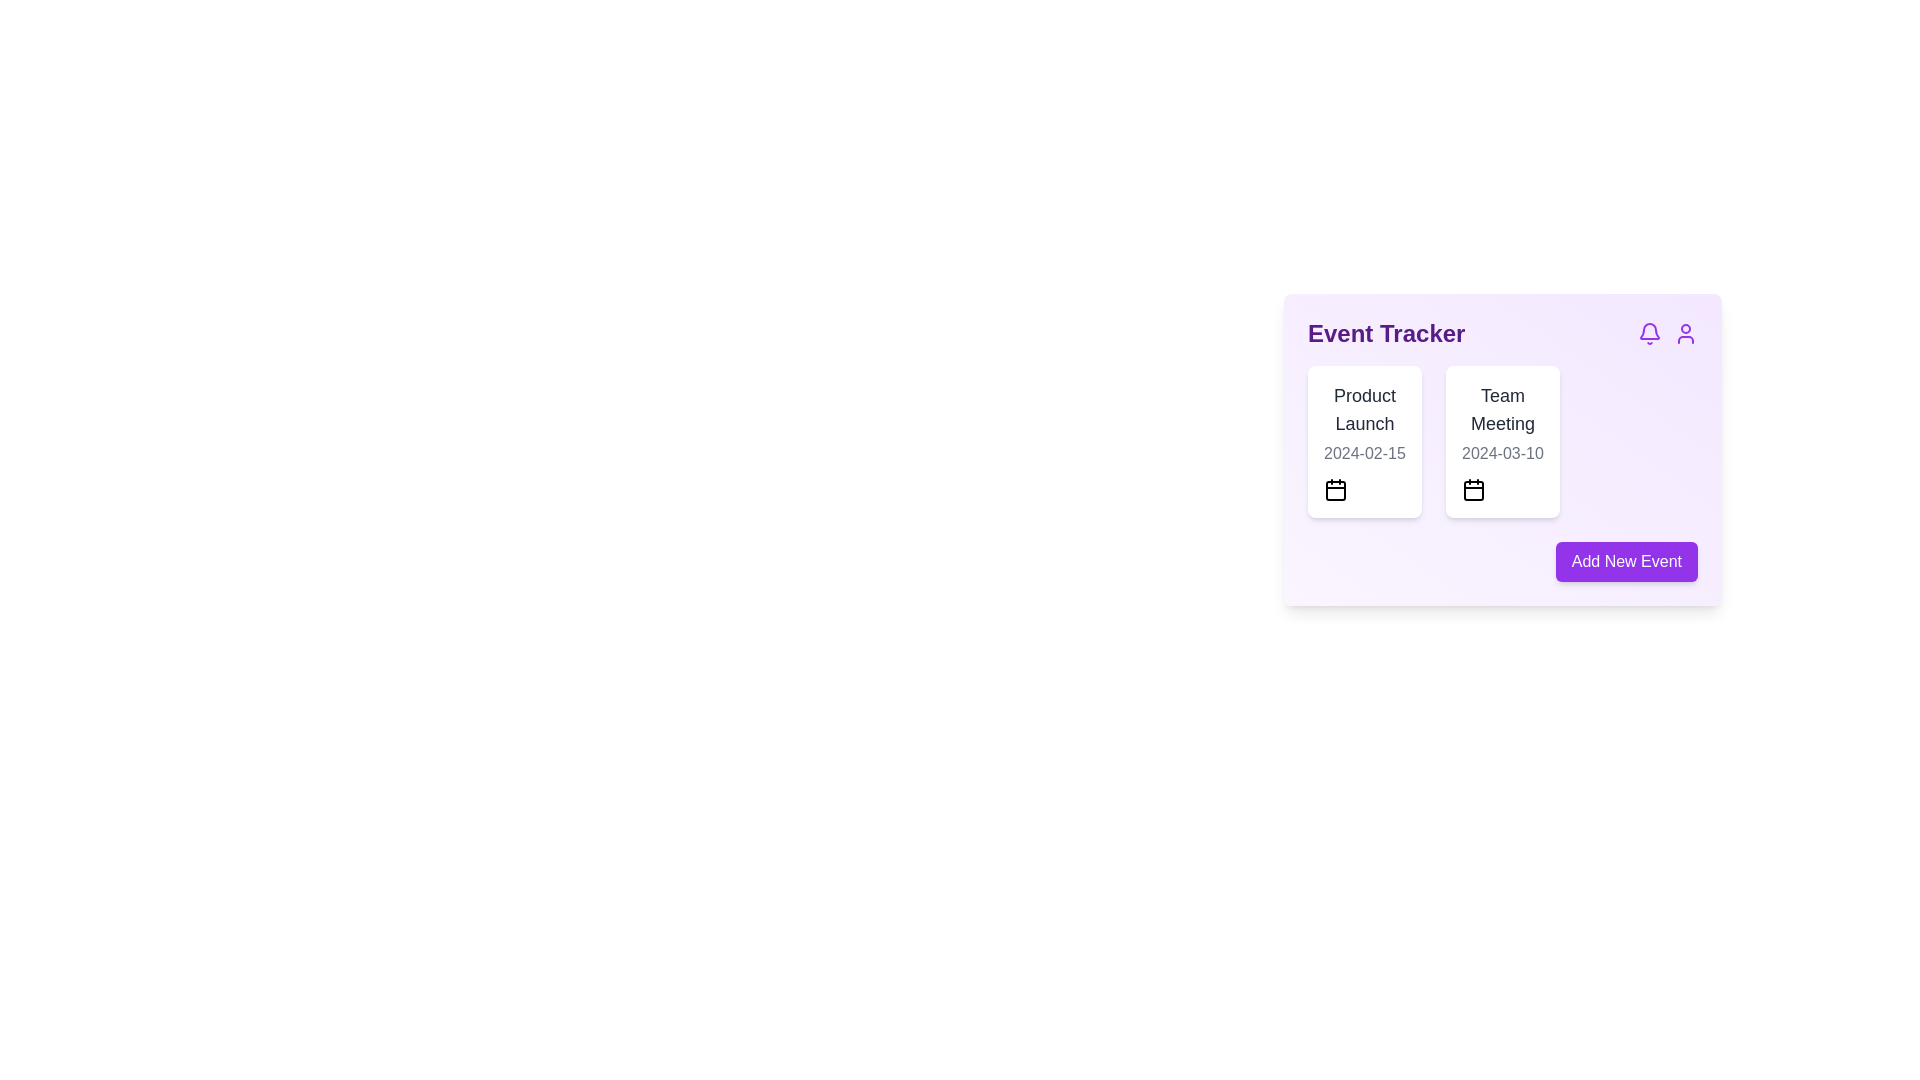 The width and height of the screenshot is (1920, 1080). What do you see at coordinates (1650, 333) in the screenshot?
I see `the notification button, which is represented by a bell icon located in the top-right corner of the Event Tracker card` at bounding box center [1650, 333].